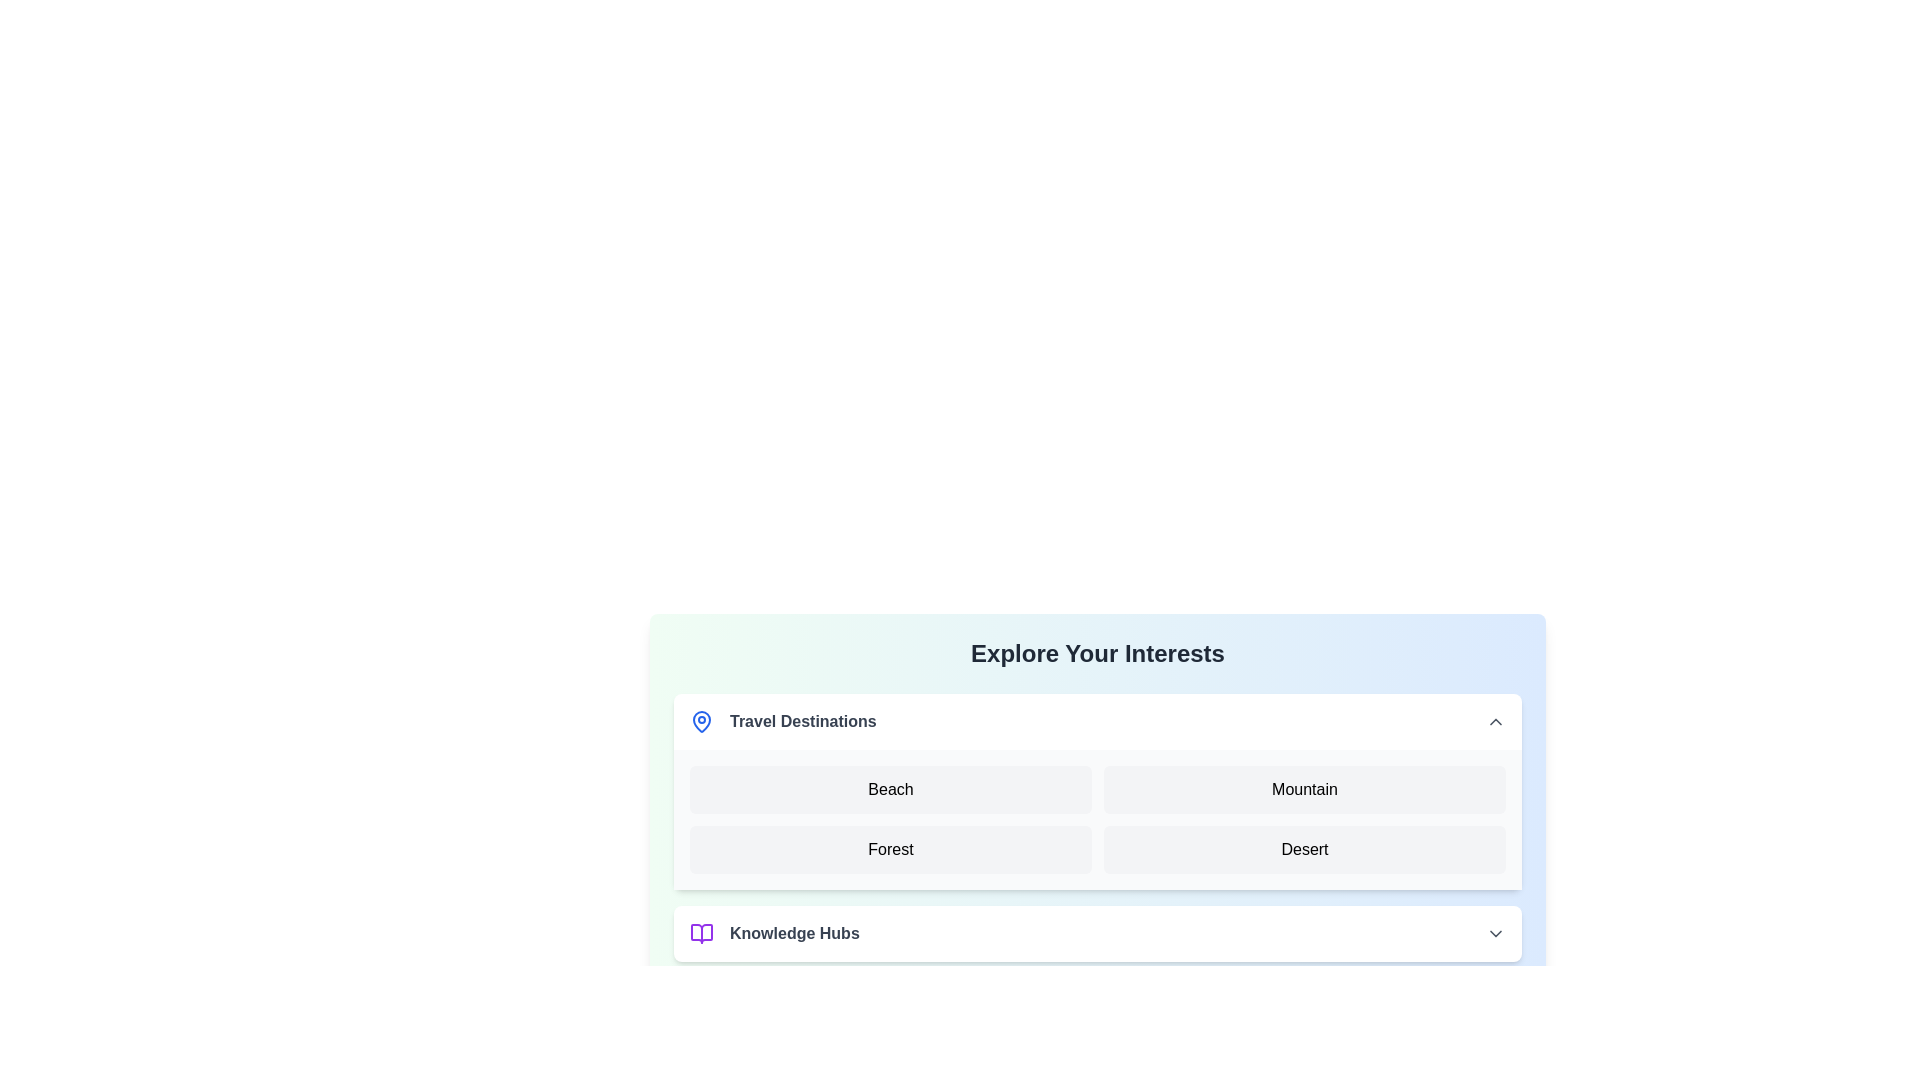  What do you see at coordinates (701, 933) in the screenshot?
I see `the interactive icon resembling an open book, styled in purple, located to the left of the 'Knowledge Hubs' text in the 'Explore Your Interests' section` at bounding box center [701, 933].